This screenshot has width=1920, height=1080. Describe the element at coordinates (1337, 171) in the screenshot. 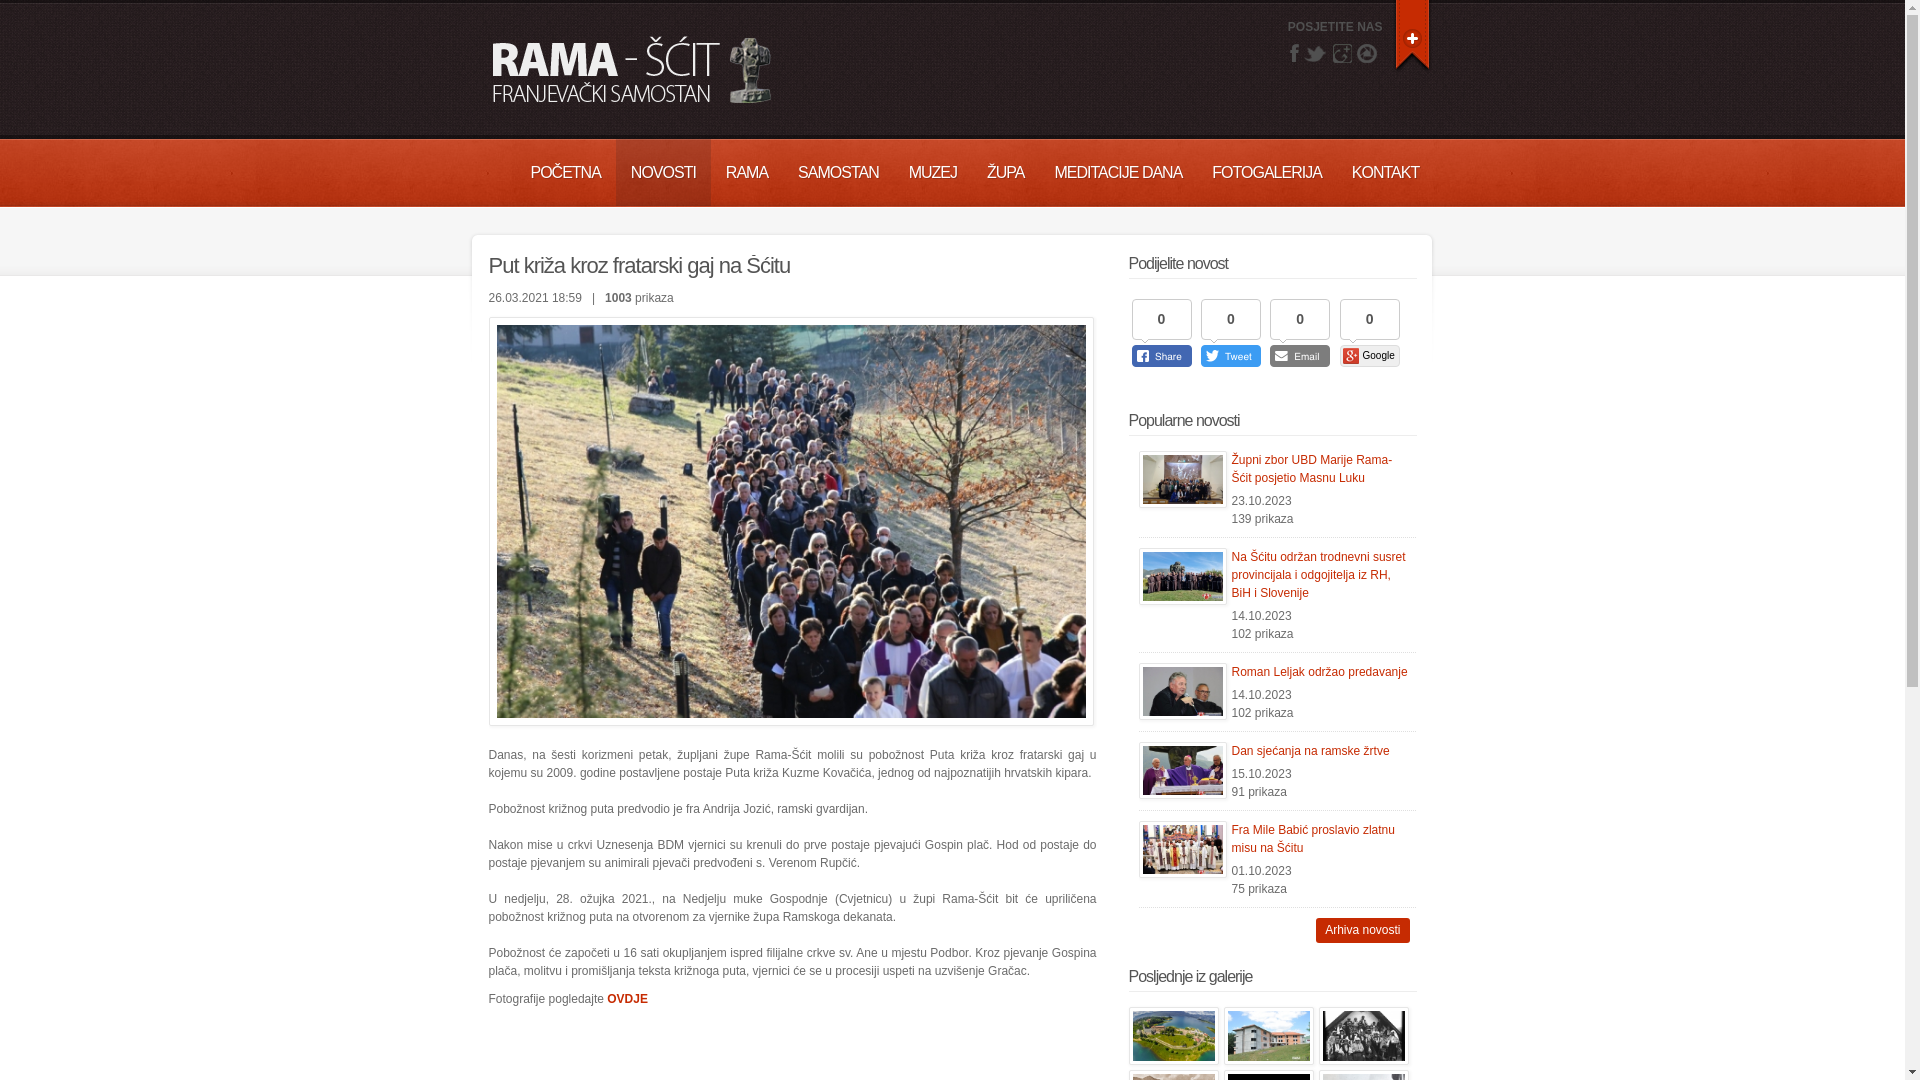

I see `'KONTAKT'` at that location.